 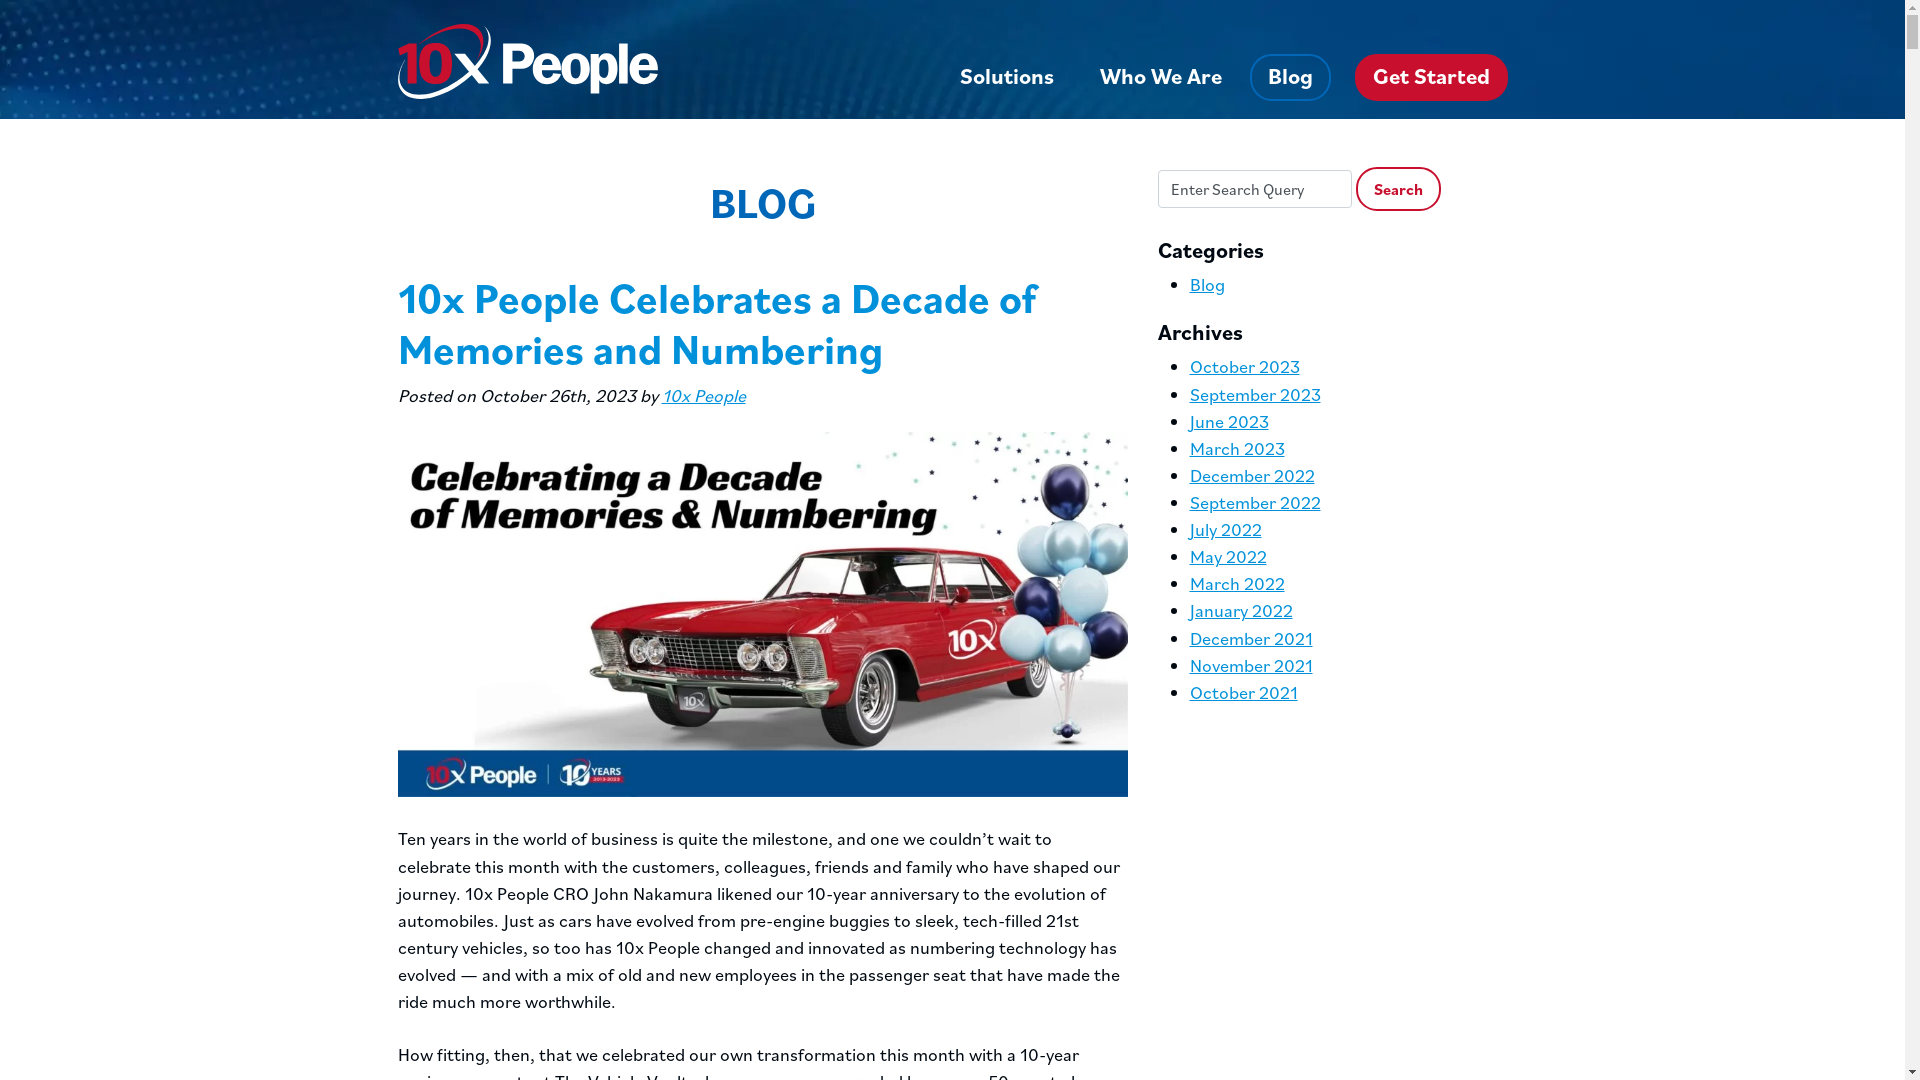 What do you see at coordinates (1236, 447) in the screenshot?
I see `'March 2023'` at bounding box center [1236, 447].